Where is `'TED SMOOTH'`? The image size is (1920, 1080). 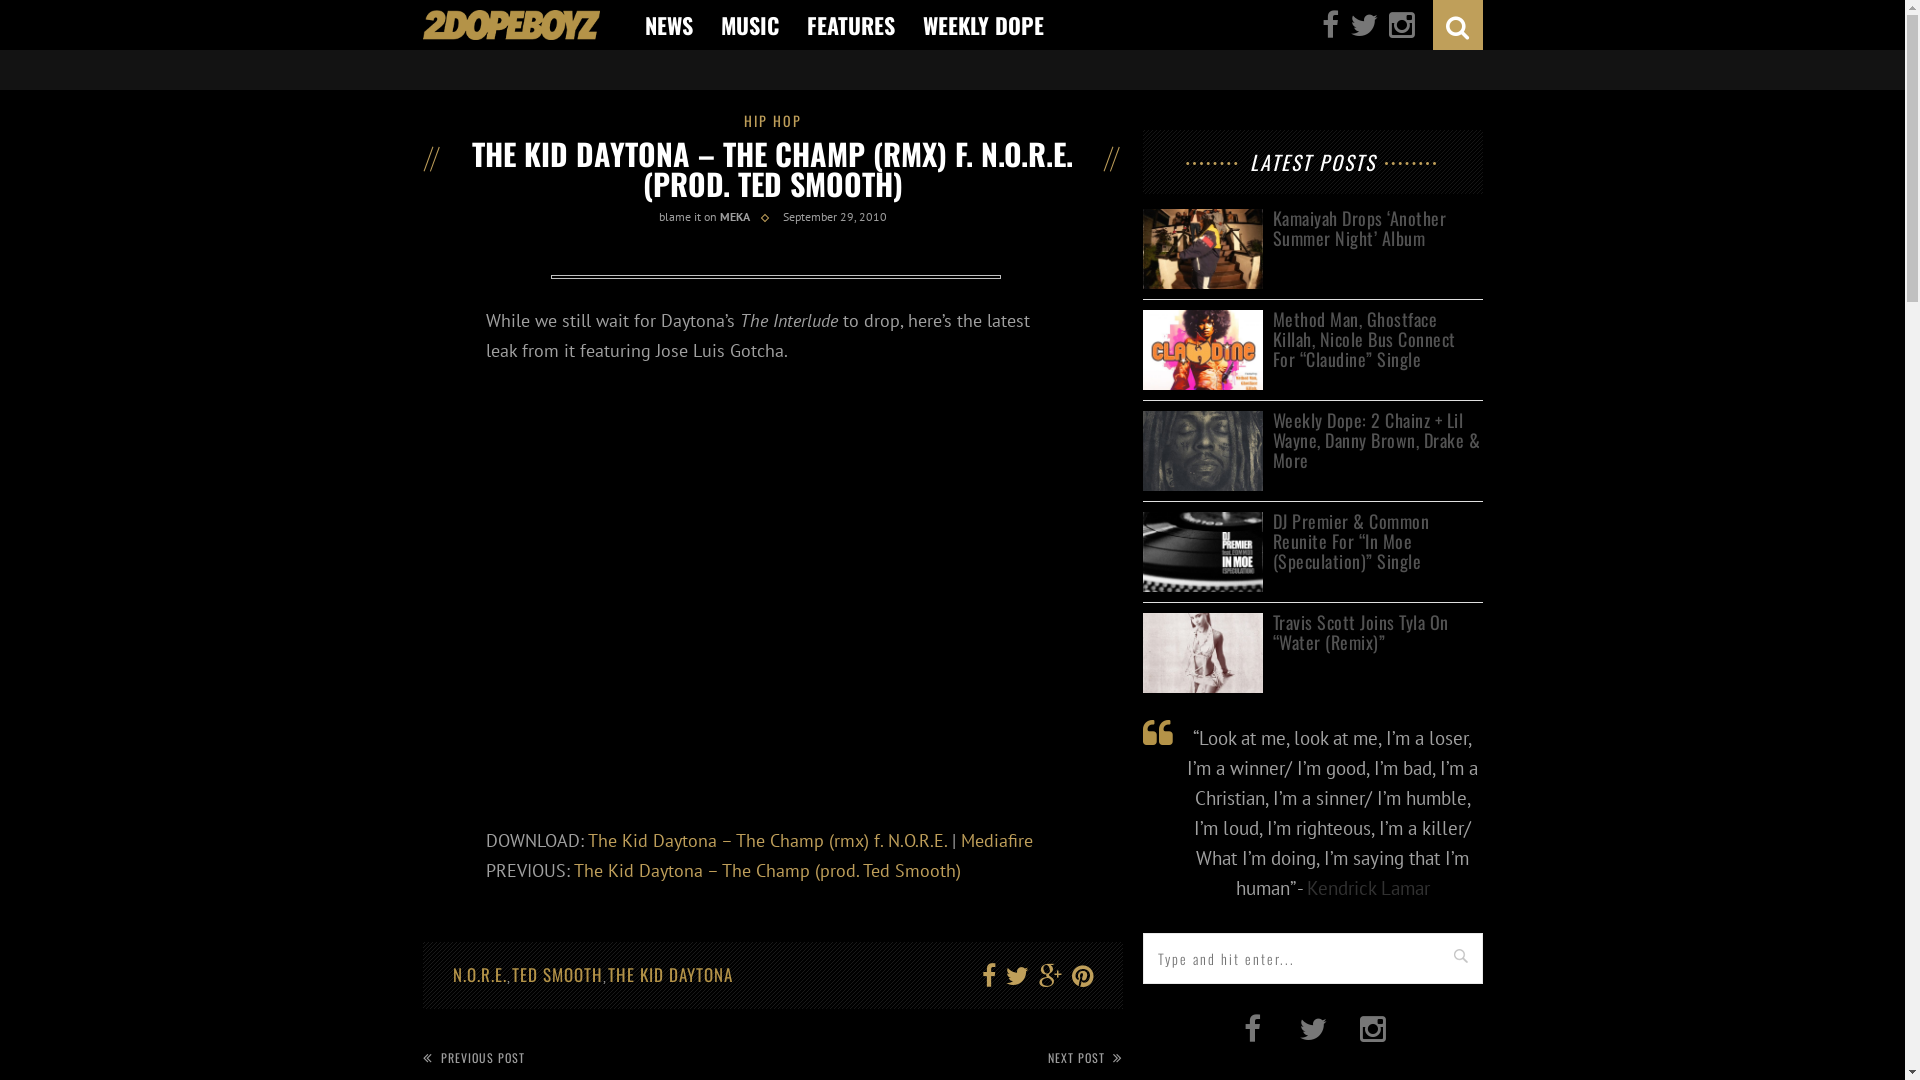 'TED SMOOTH' is located at coordinates (512, 973).